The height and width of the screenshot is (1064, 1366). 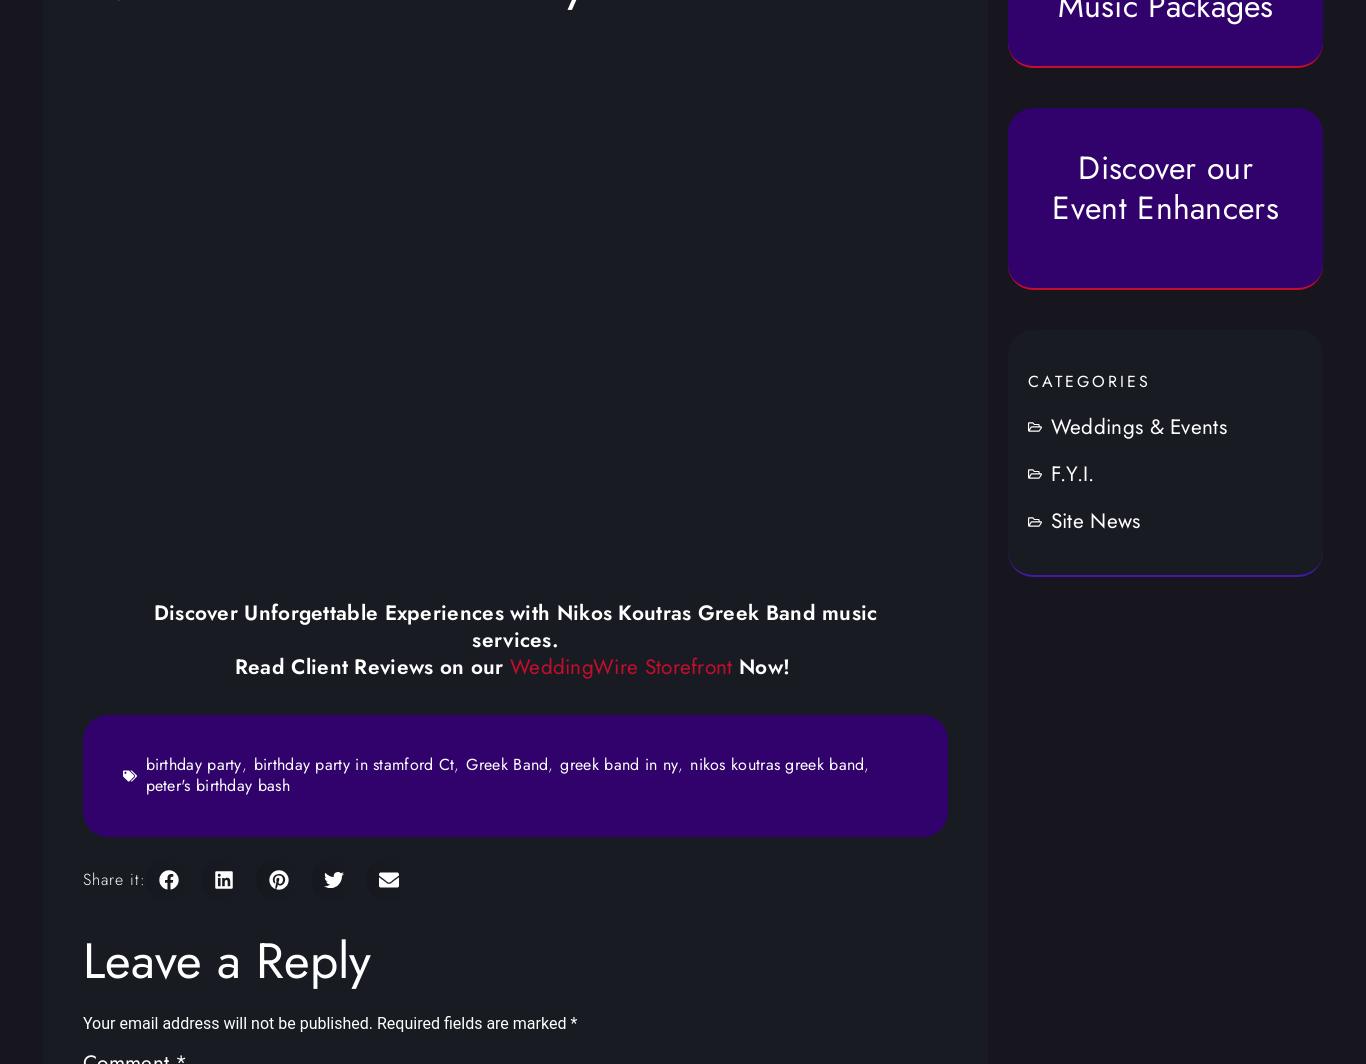 What do you see at coordinates (226, 961) in the screenshot?
I see `'Leave a Reply'` at bounding box center [226, 961].